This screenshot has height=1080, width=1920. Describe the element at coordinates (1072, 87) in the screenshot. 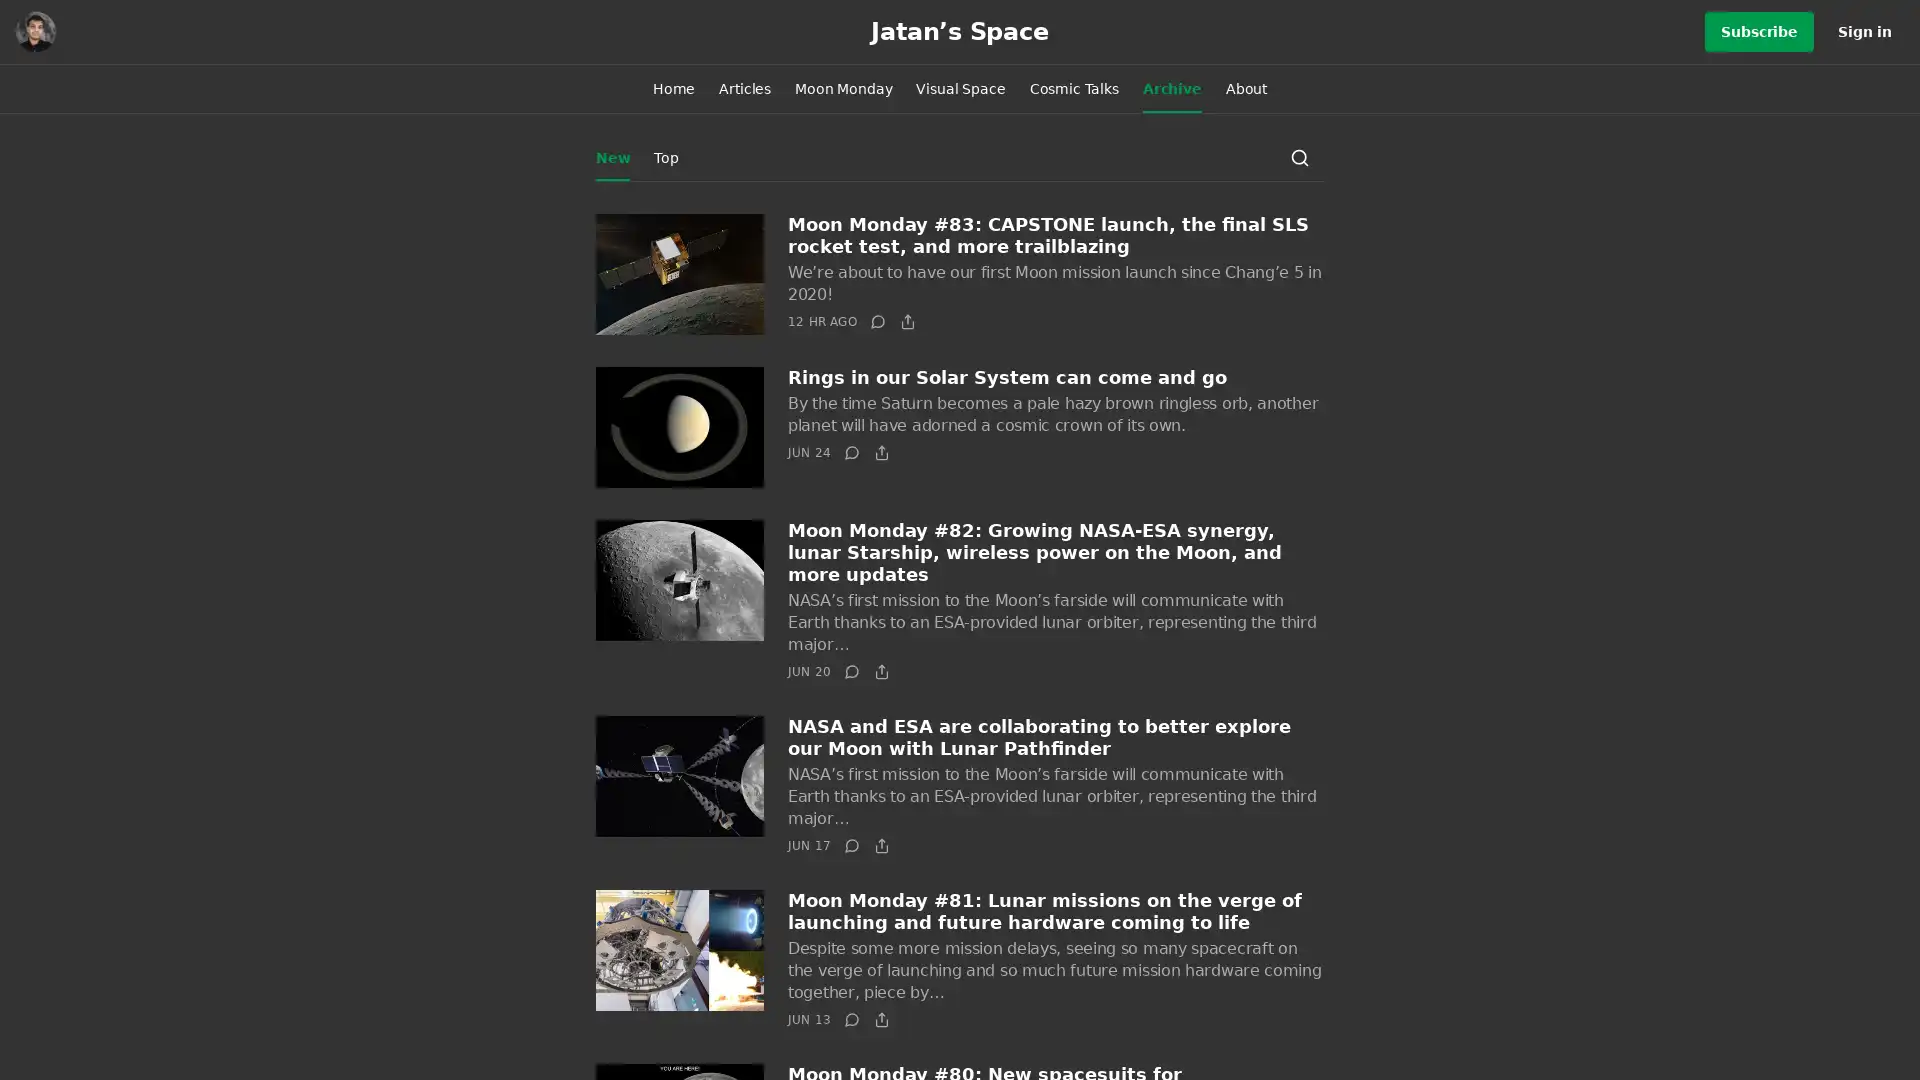

I see `Cosmic Talks` at that location.